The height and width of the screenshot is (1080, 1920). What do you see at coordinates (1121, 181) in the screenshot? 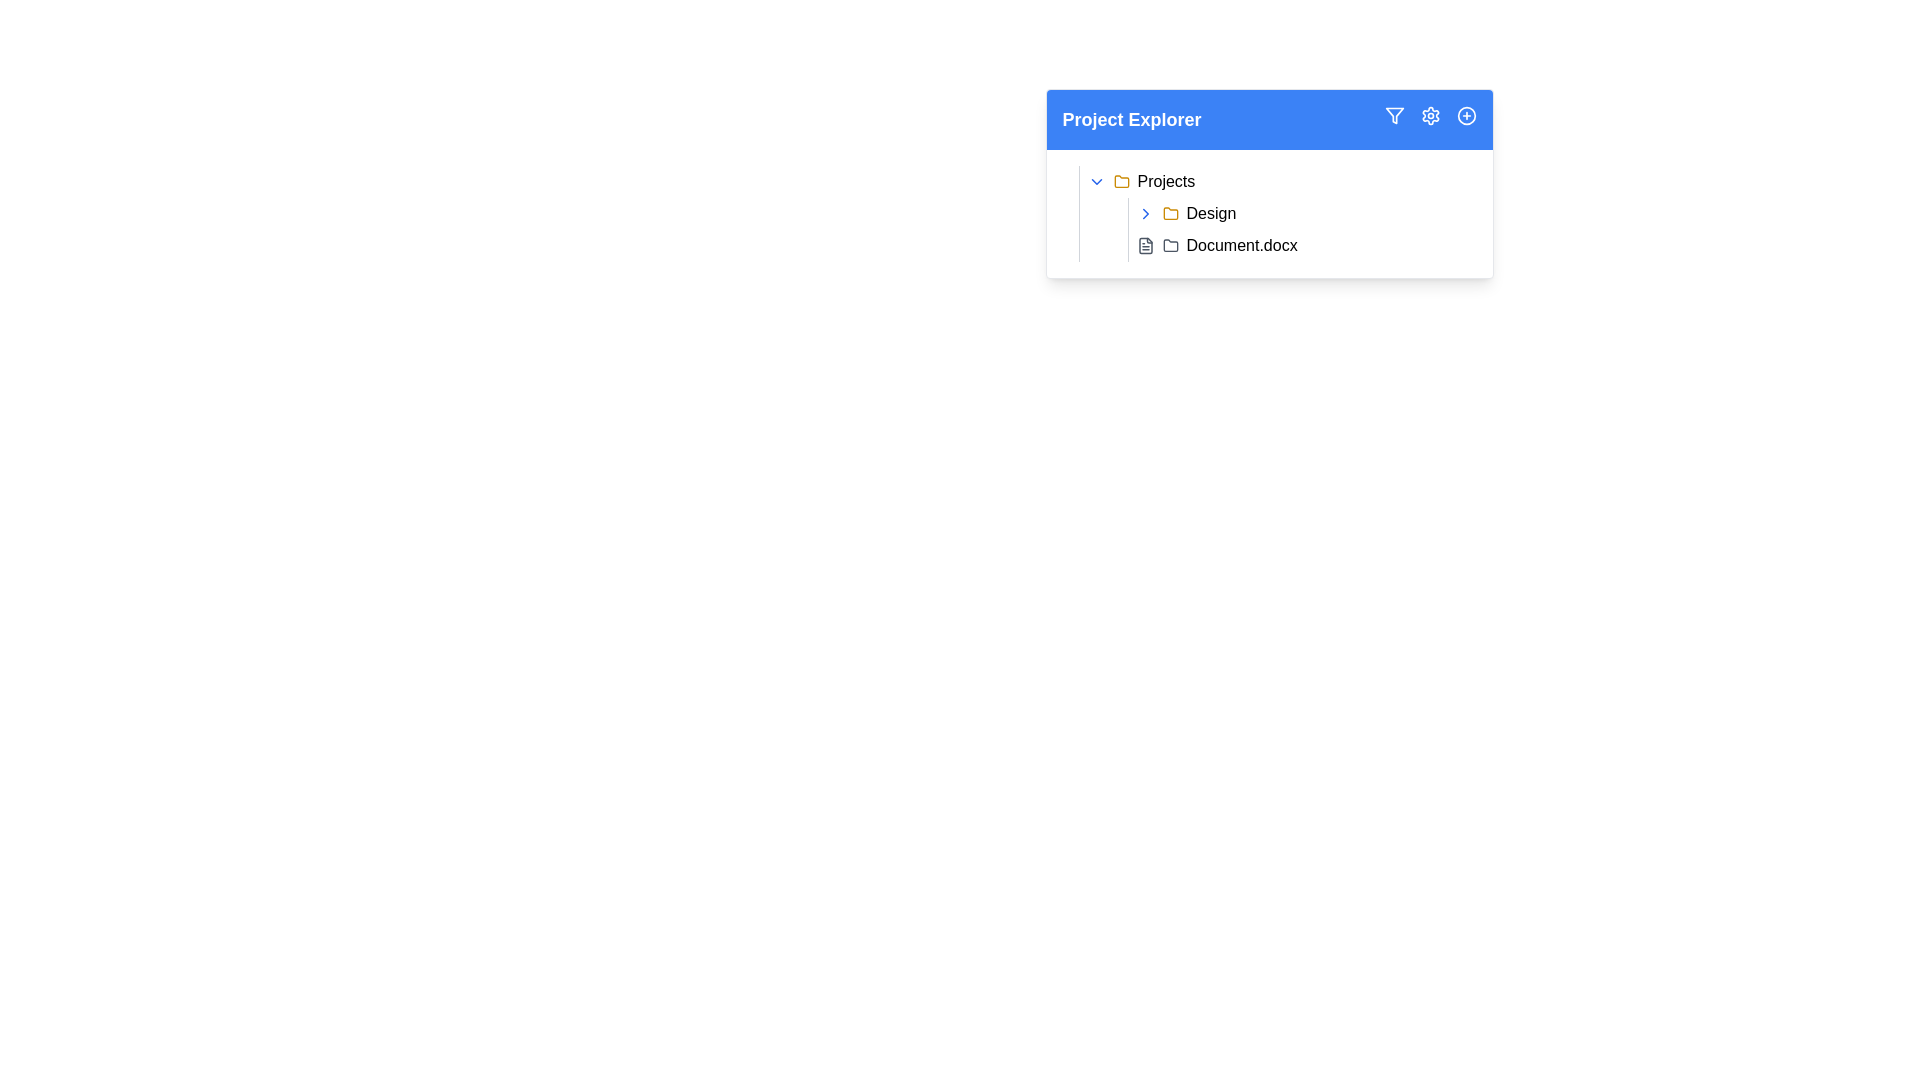
I see `the folder icon representing a directory in the project explorer, located beneath the 'Projects' node` at bounding box center [1121, 181].